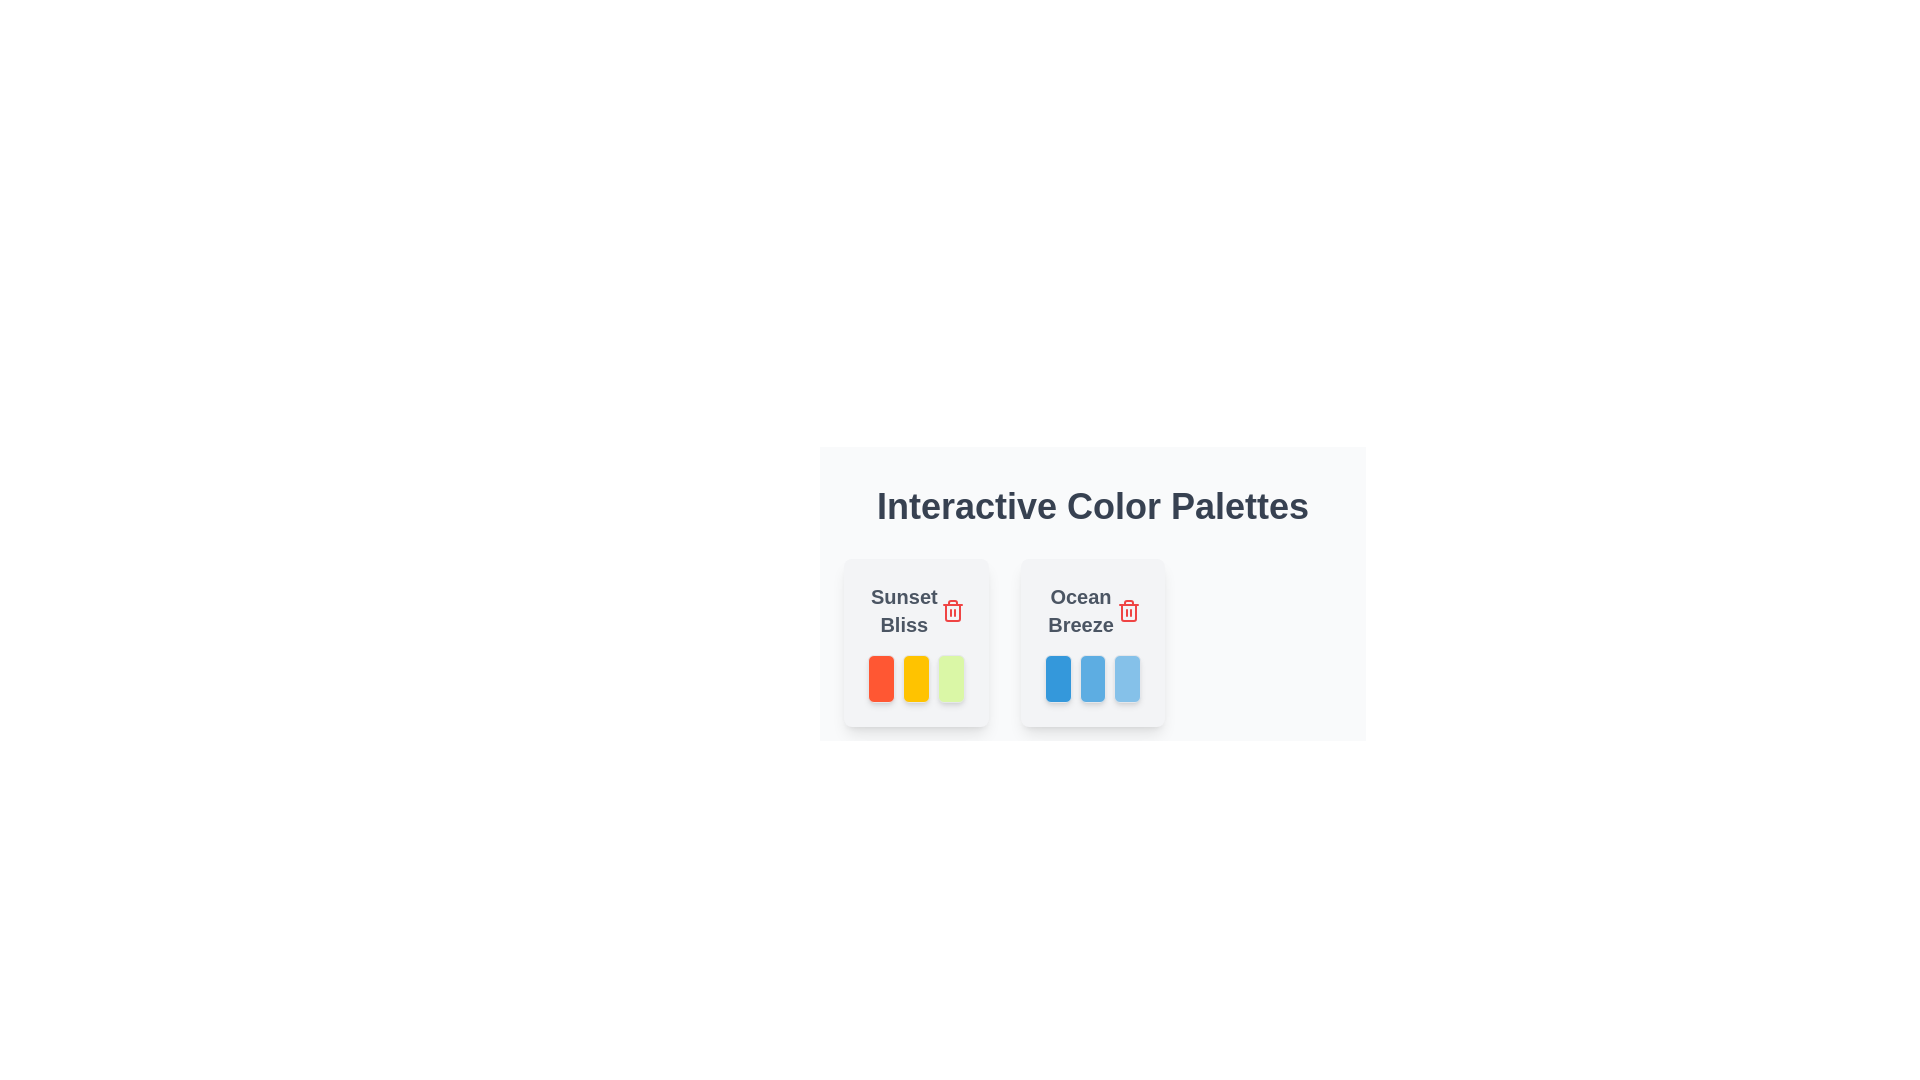  Describe the element at coordinates (1090, 677) in the screenshot. I see `the middle square of the Color indicator or palette component with a solid light blue background located in the 'Ocean Breeze' palette on the second row of the 'Interactive Color Palettes' section` at that location.